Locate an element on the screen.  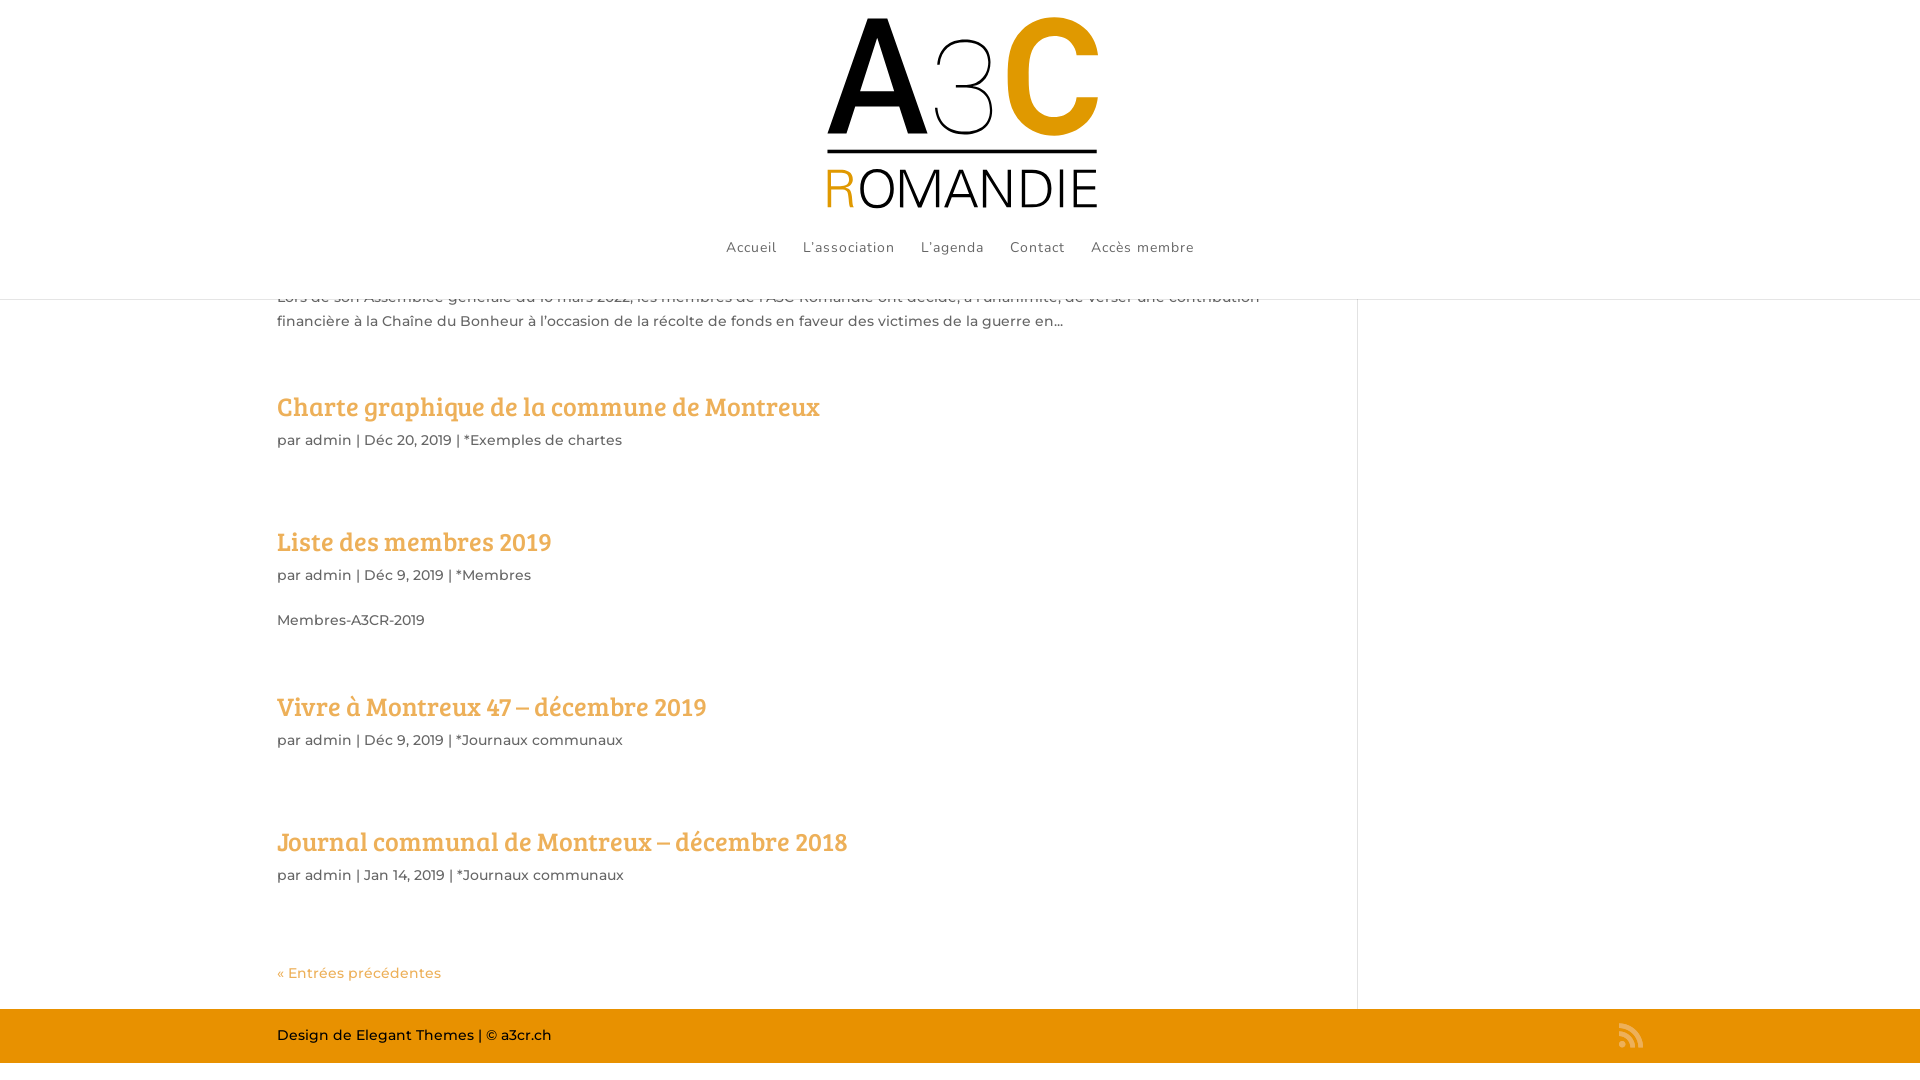
'*Membres' is located at coordinates (493, 574).